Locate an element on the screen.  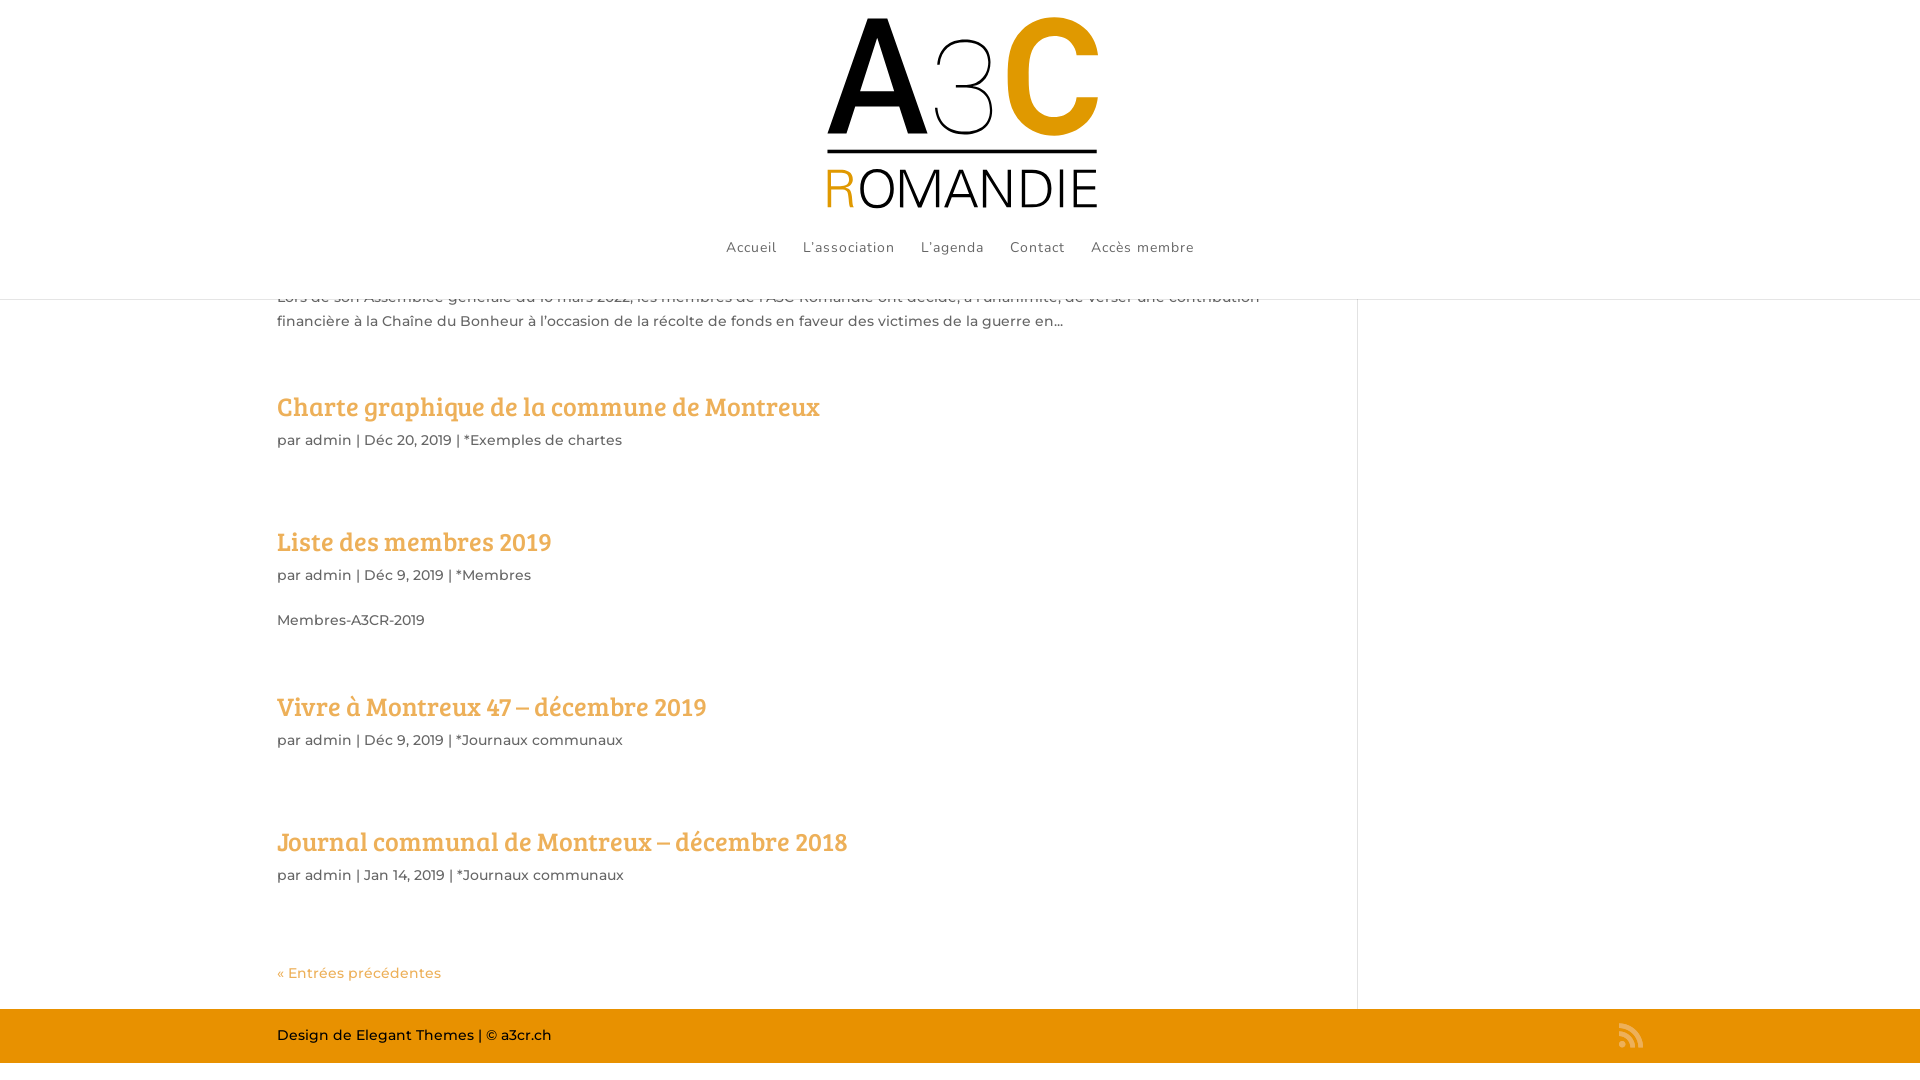
'*Membres' is located at coordinates (493, 574).